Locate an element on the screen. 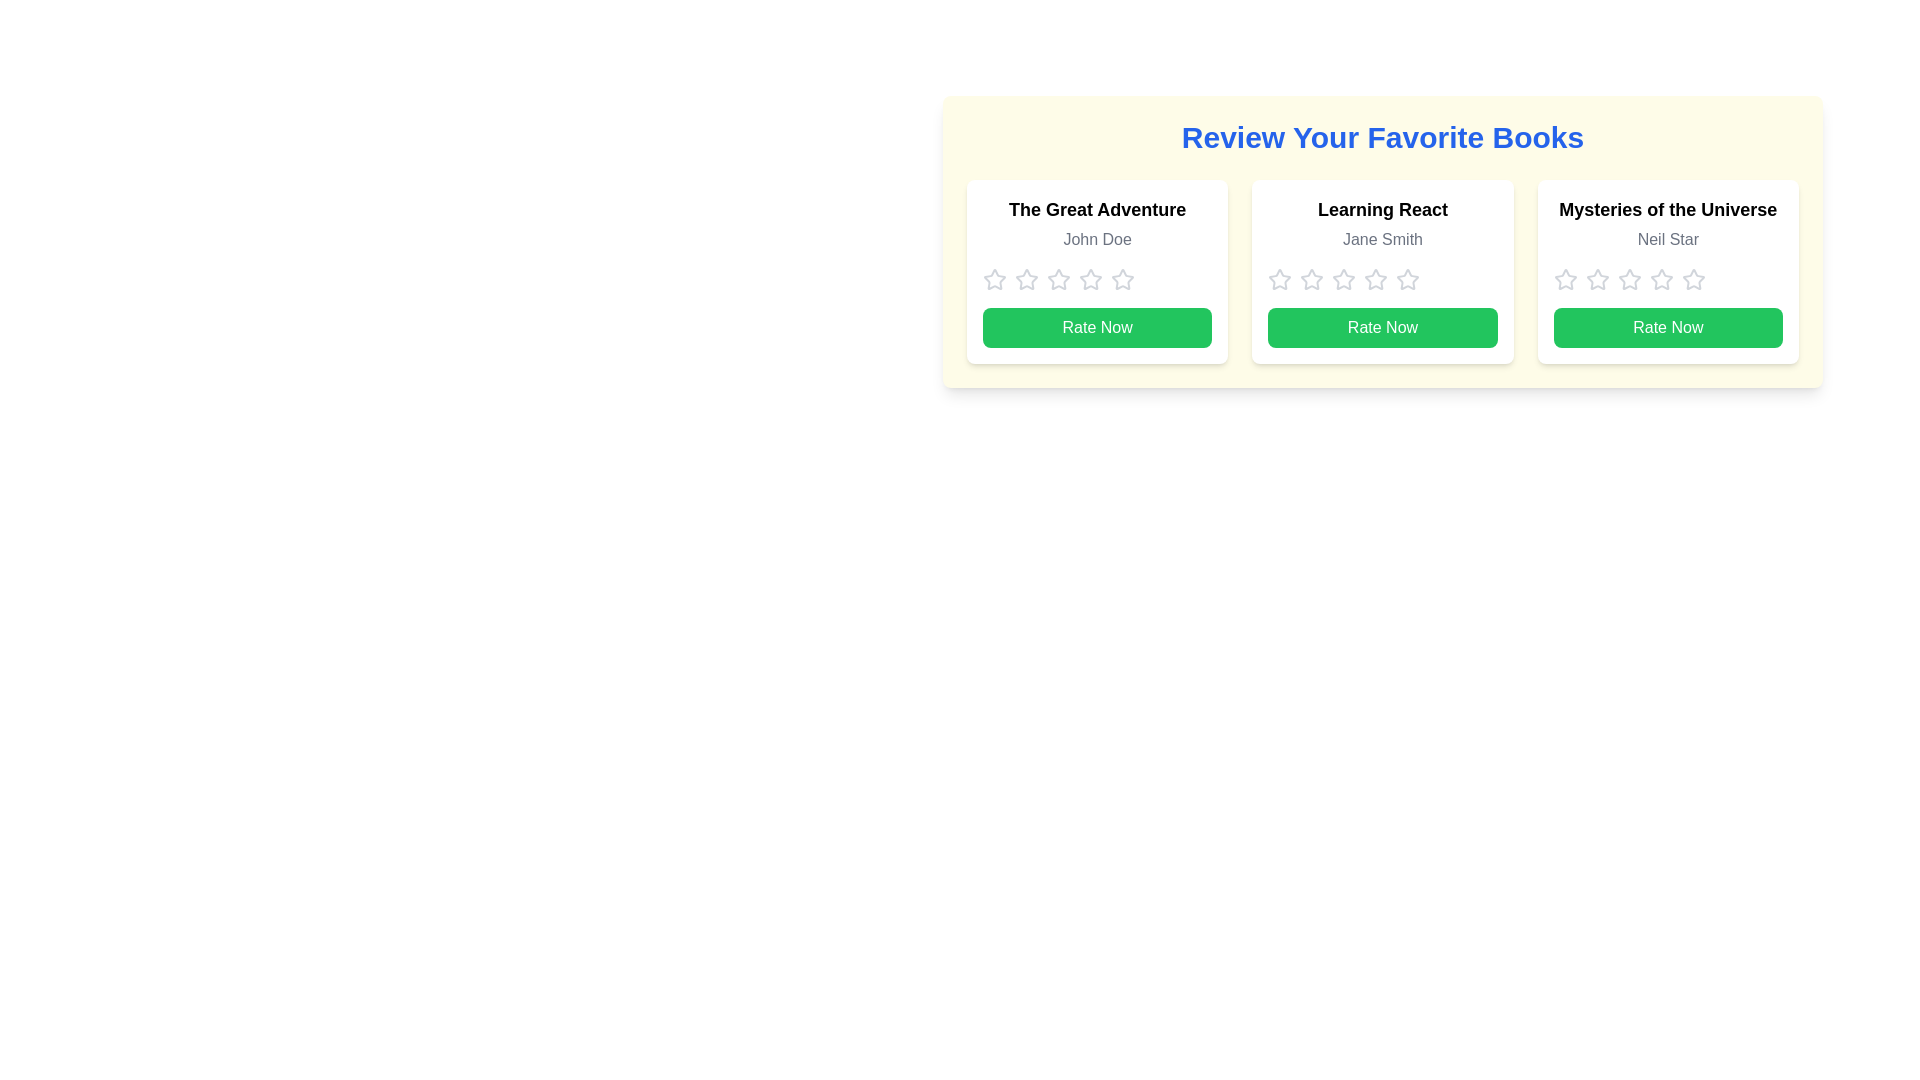 The image size is (1920, 1080). the text display block that shows the book title 'The Great Adventure' by 'John Doe' in a card interface located at the top-left region is located at coordinates (1096, 226).